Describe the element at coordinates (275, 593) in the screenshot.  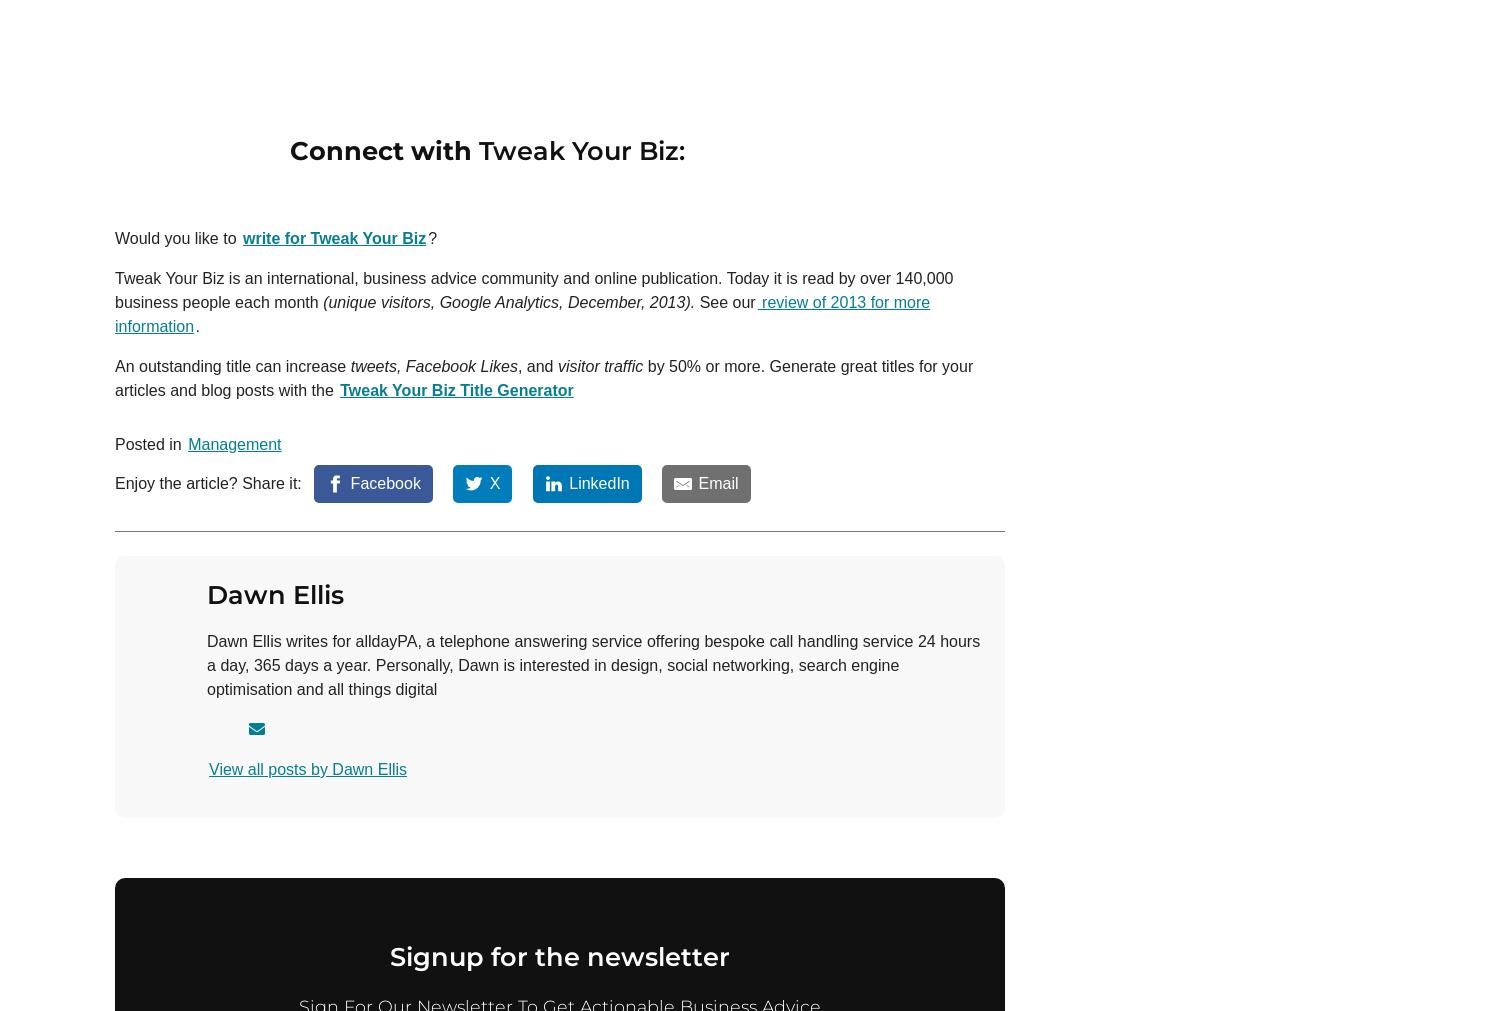
I see `'Dawn Ellis'` at that location.